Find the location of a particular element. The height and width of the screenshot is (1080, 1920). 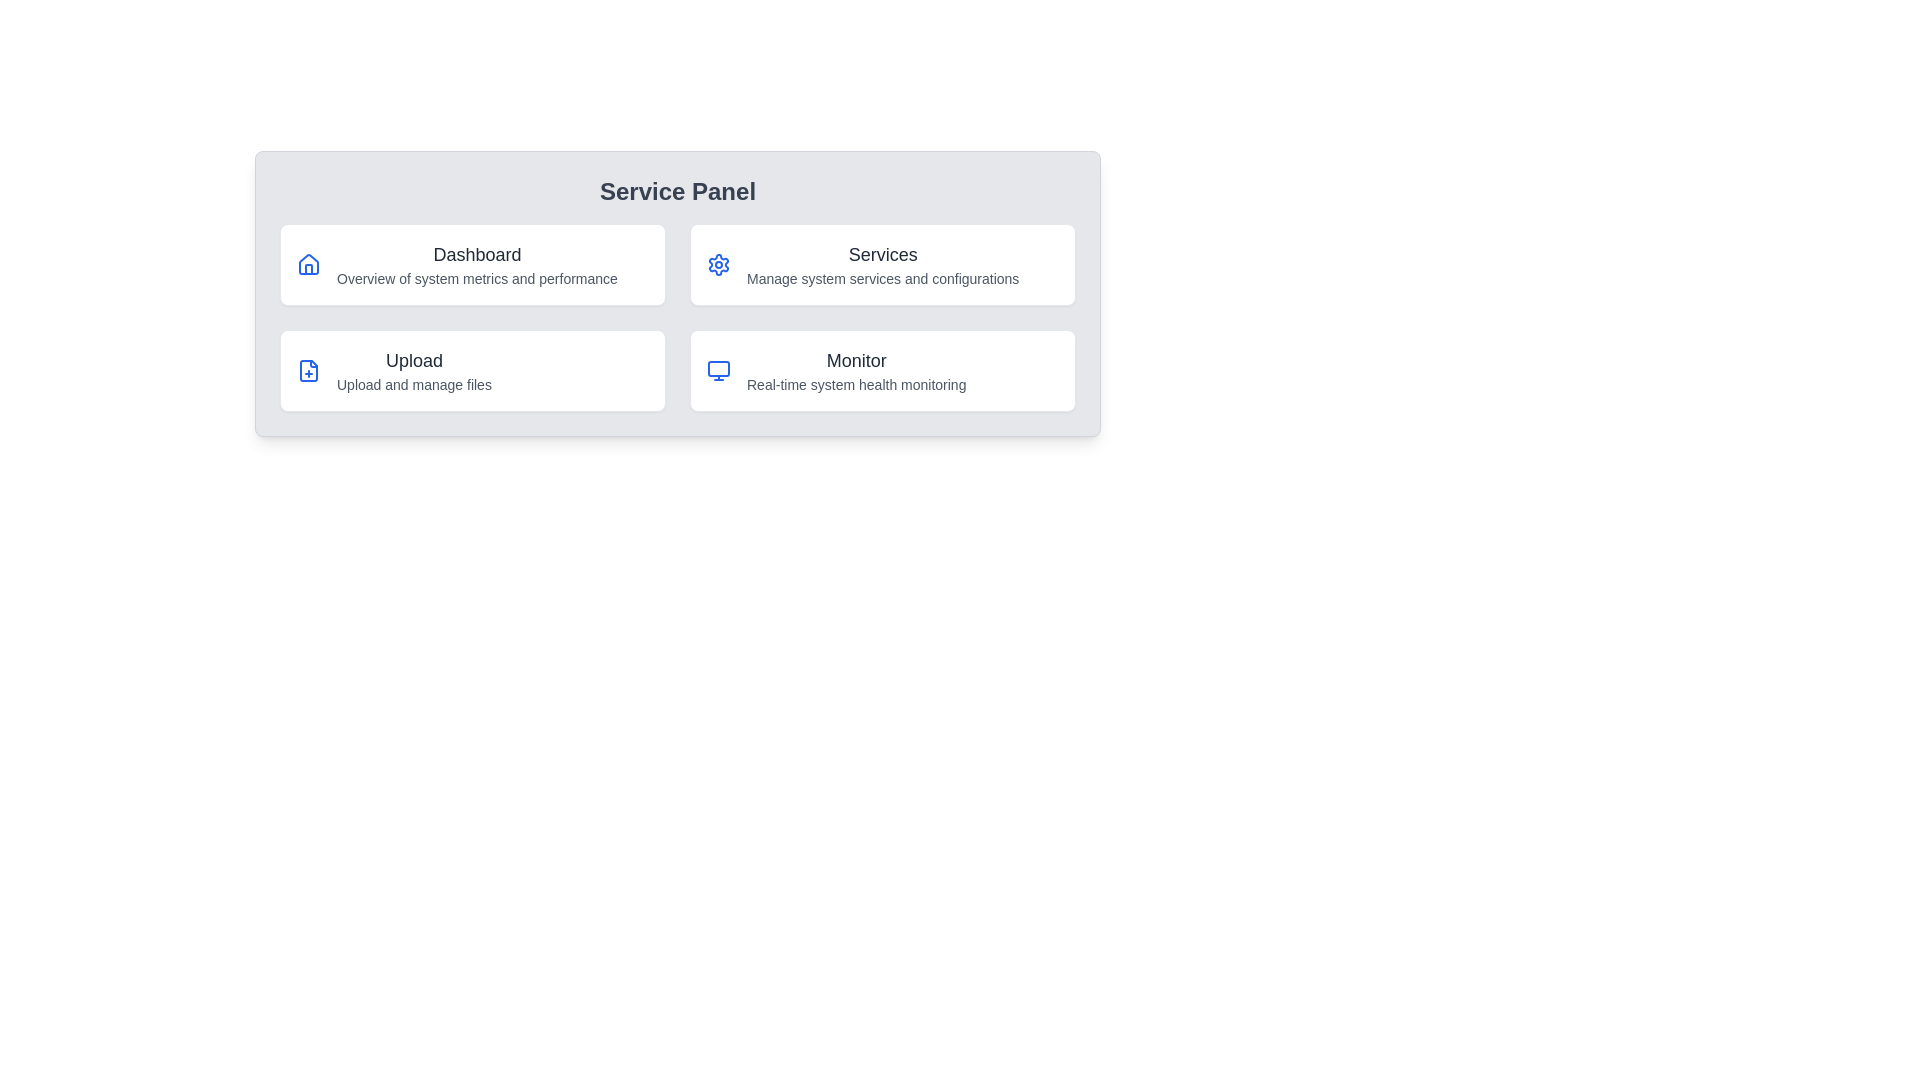

the second card in the grid layout, located in the top-right corner is located at coordinates (882, 264).